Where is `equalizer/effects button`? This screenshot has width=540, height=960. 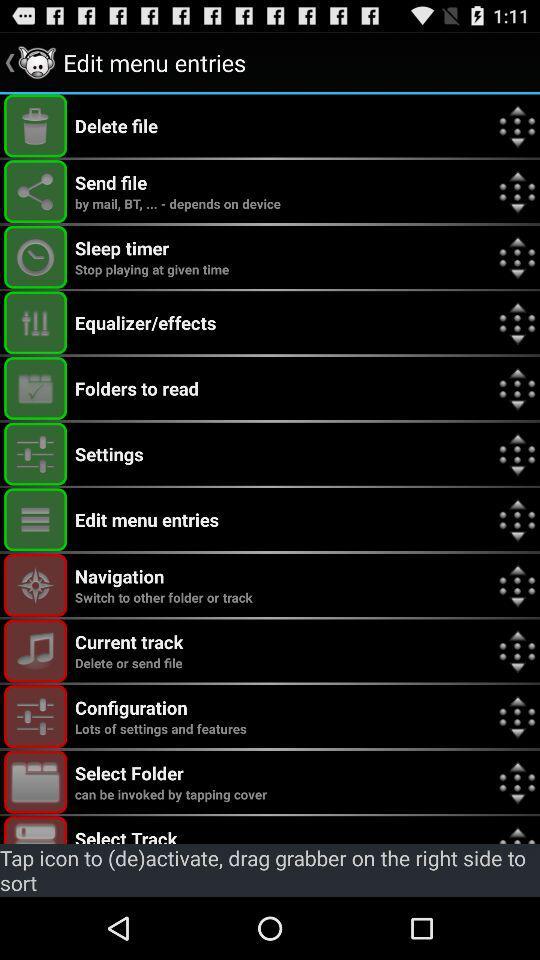 equalizer/effects button is located at coordinates (35, 322).